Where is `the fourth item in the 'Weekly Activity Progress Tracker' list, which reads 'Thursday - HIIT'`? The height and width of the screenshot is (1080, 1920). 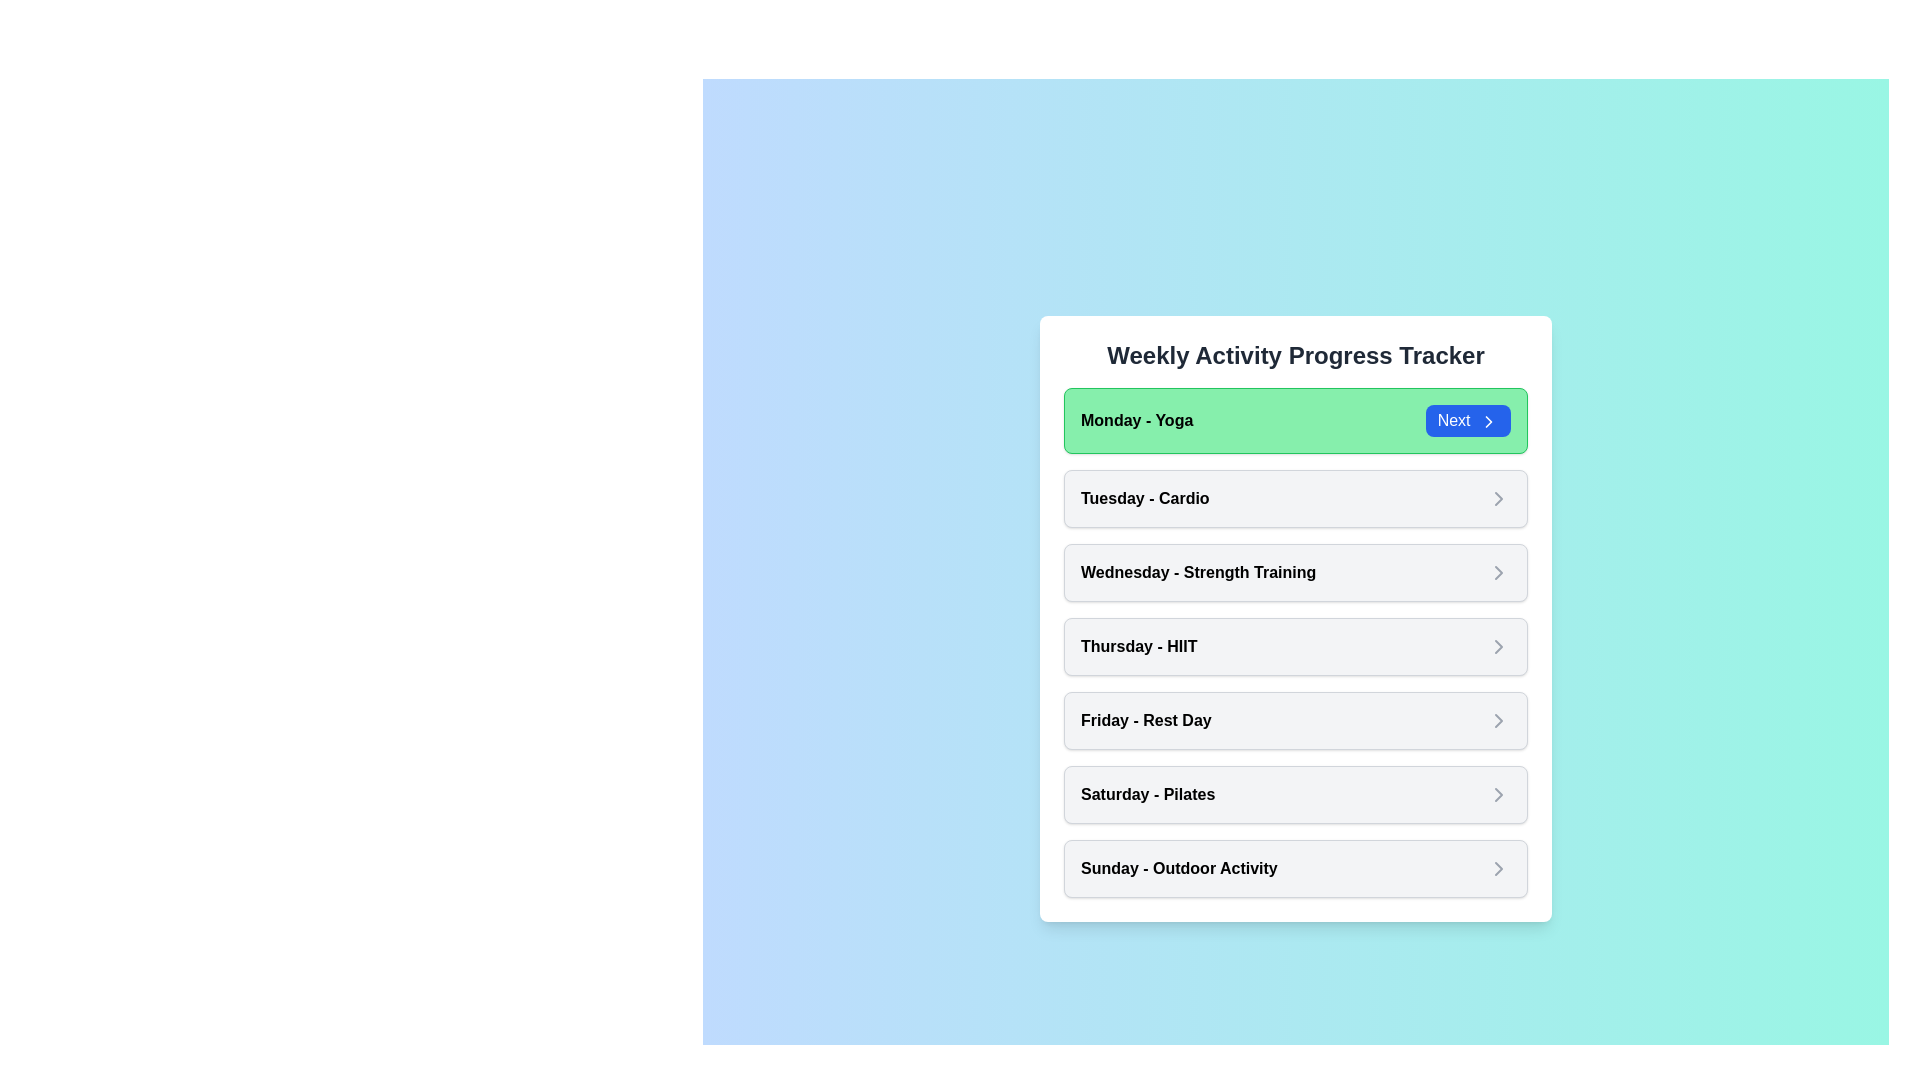
the fourth item in the 'Weekly Activity Progress Tracker' list, which reads 'Thursday - HIIT' is located at coordinates (1296, 647).